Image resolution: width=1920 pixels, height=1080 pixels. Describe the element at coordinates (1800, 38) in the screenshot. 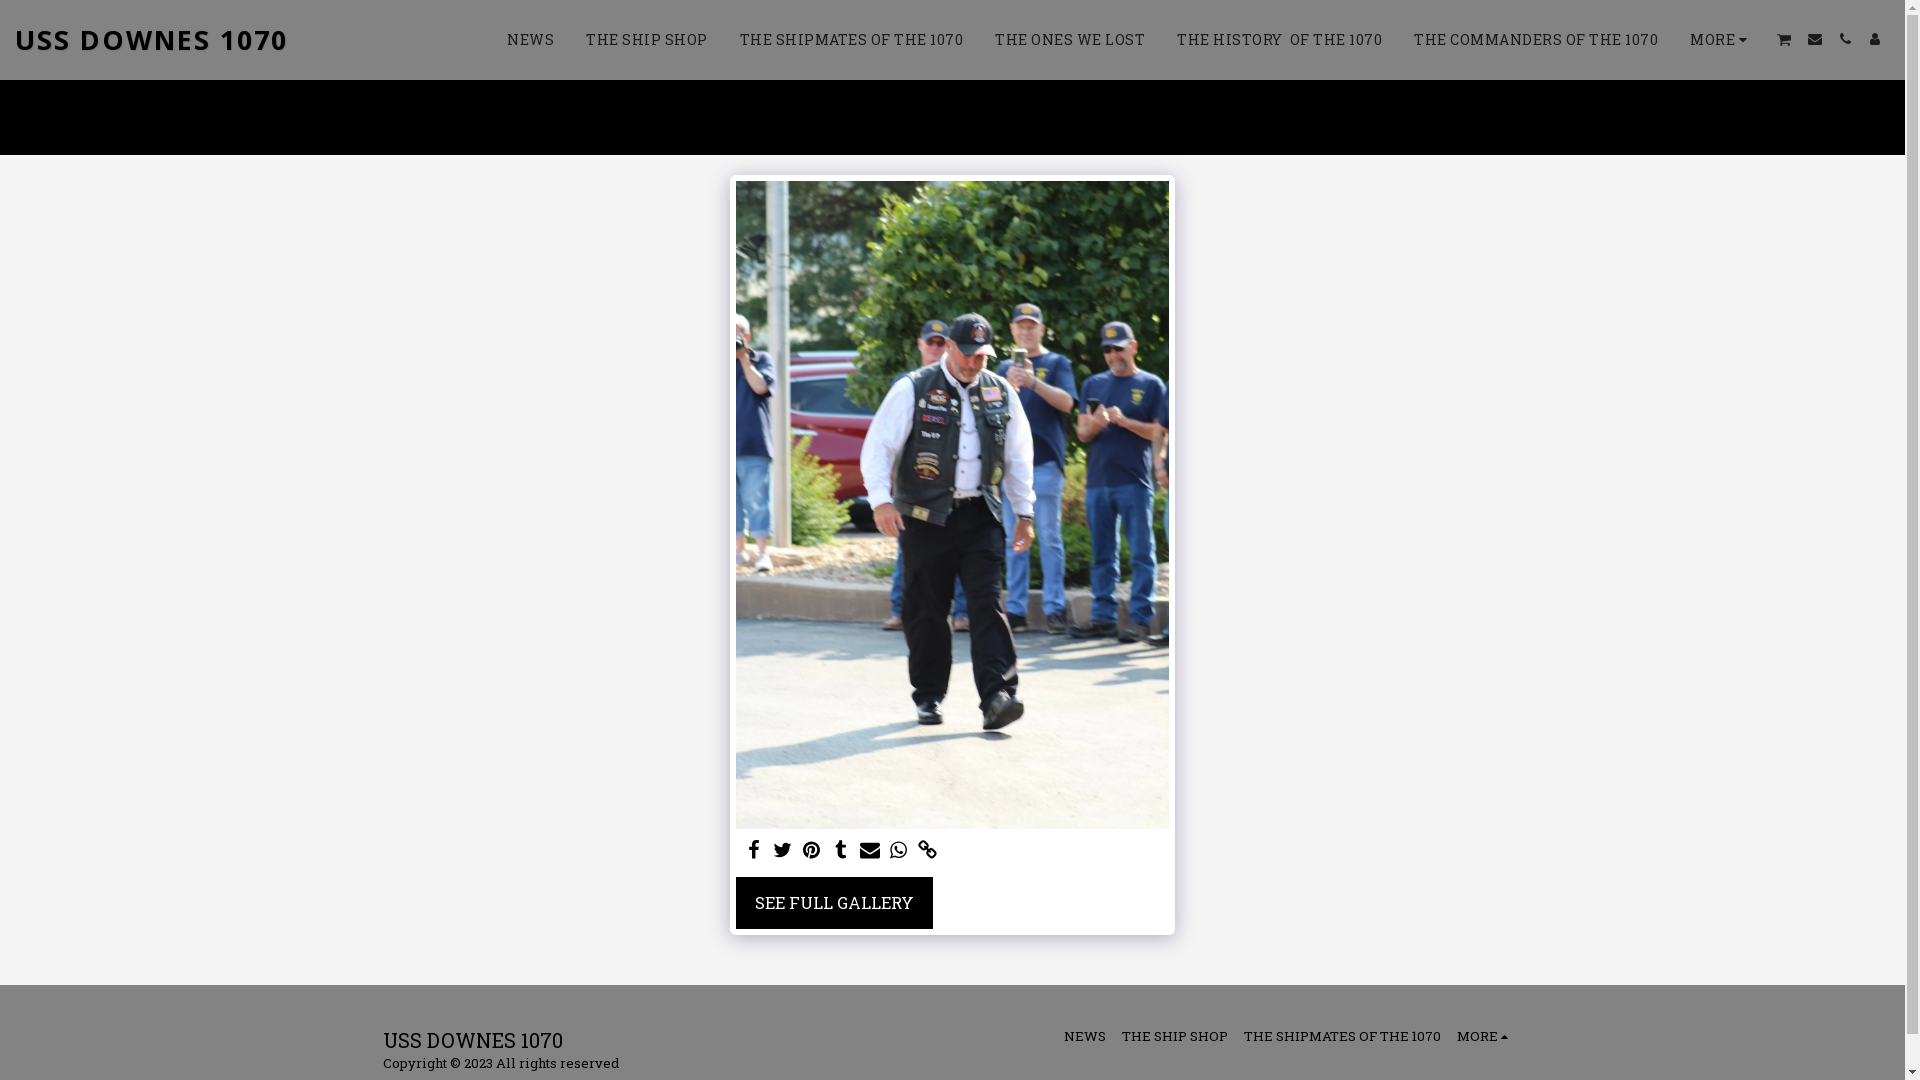

I see `' '` at that location.